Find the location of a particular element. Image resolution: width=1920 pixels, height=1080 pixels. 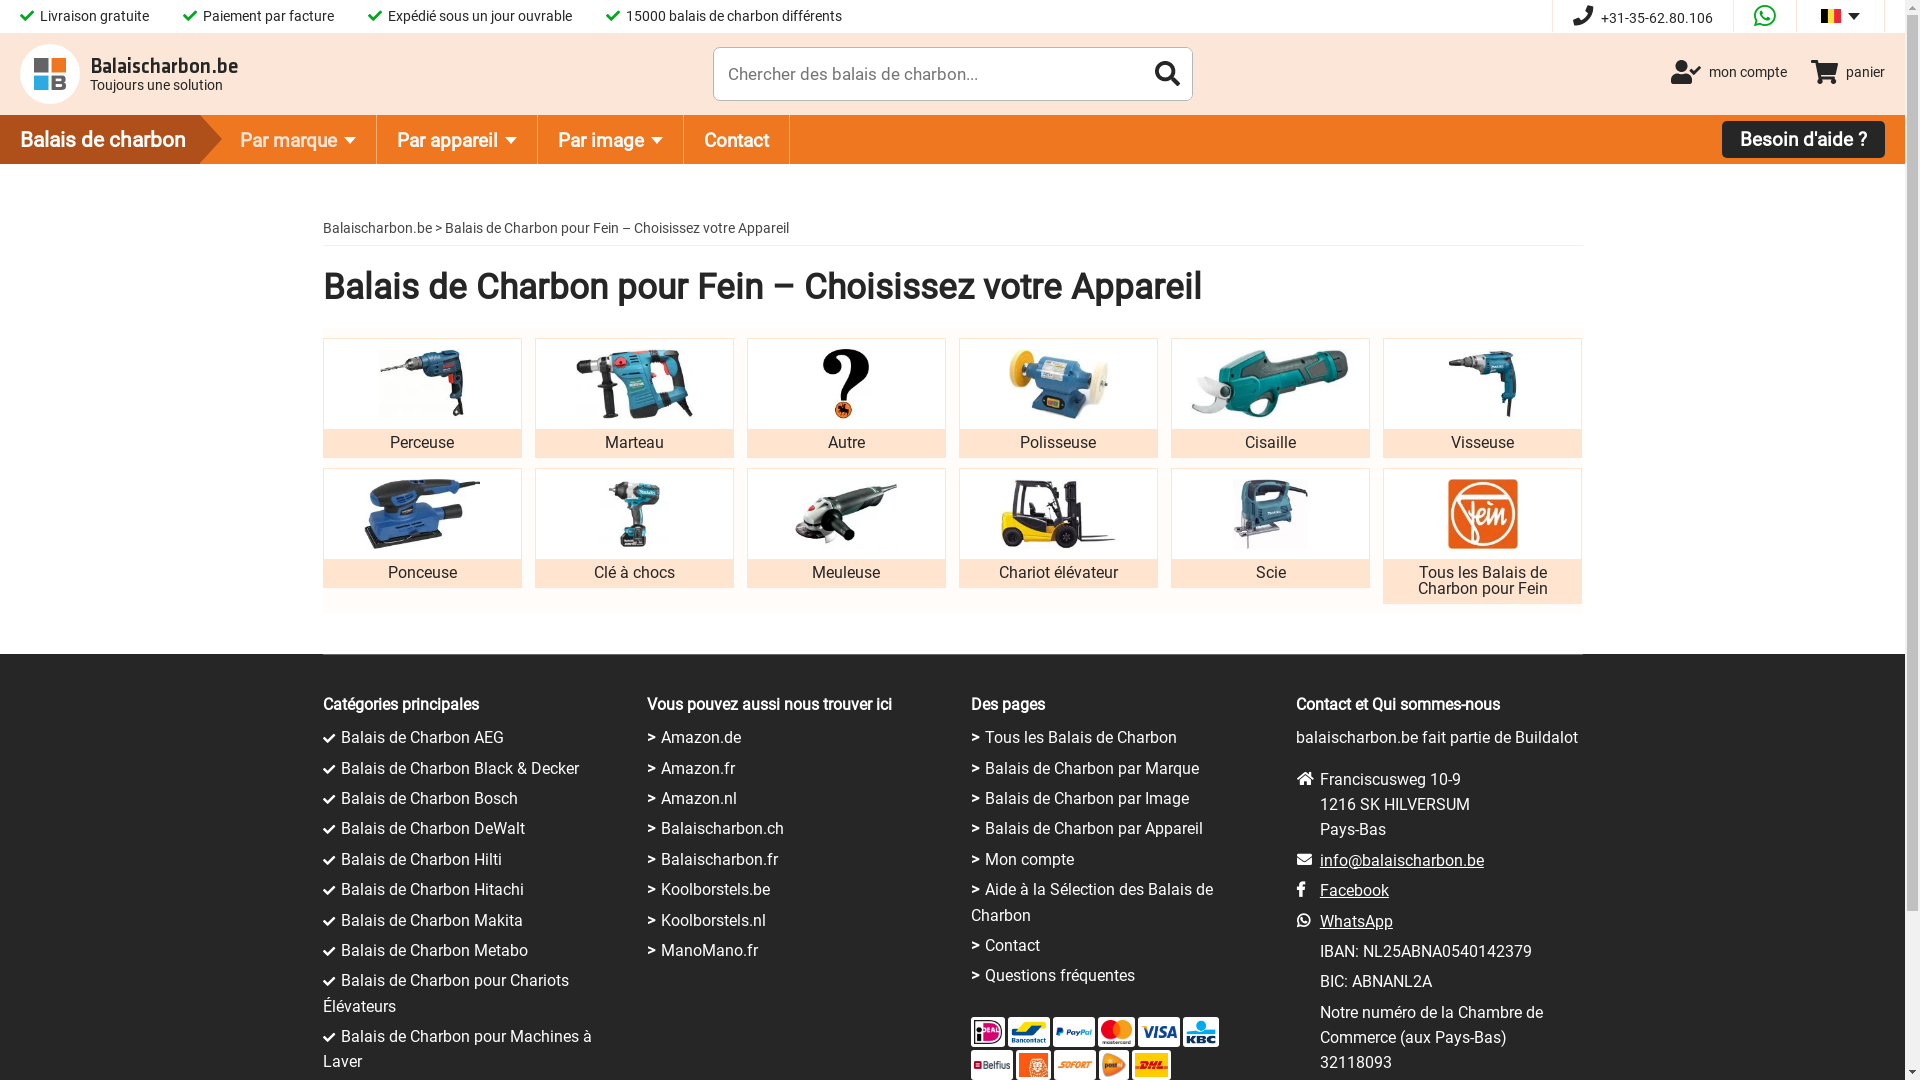

'PayPal-logo' is located at coordinates (1073, 1032).